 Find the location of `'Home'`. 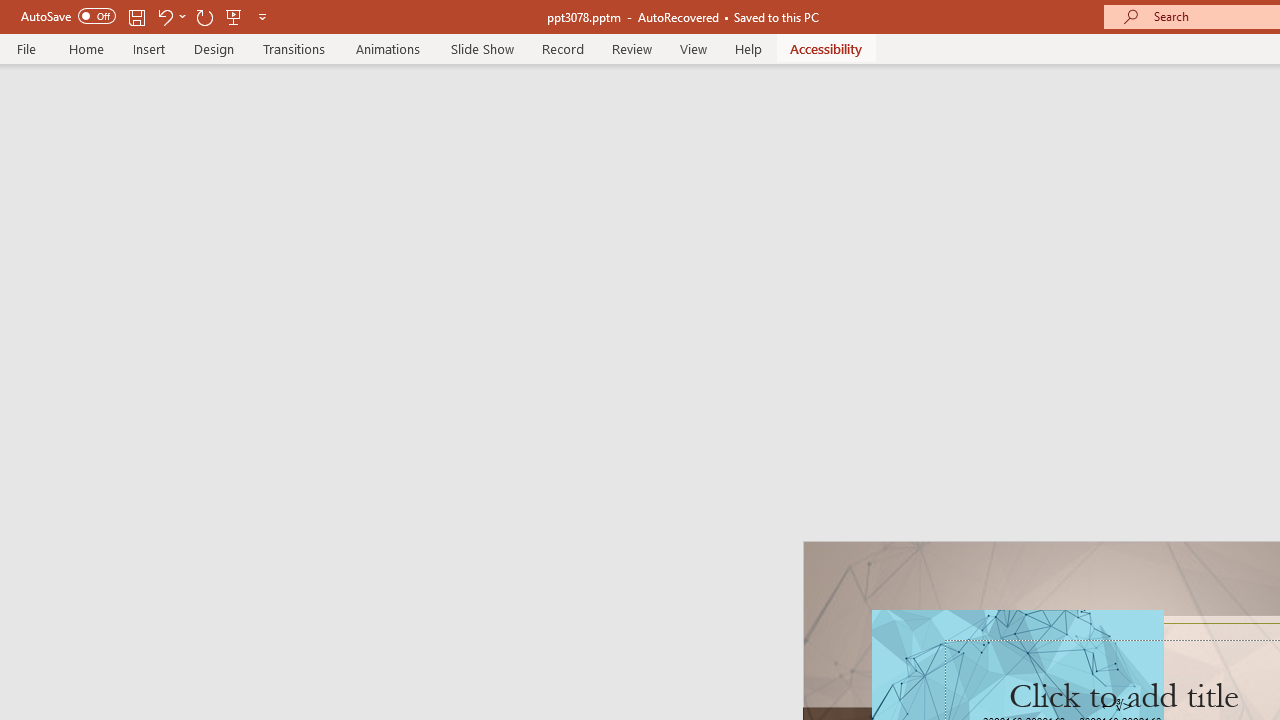

'Home' is located at coordinates (85, 48).